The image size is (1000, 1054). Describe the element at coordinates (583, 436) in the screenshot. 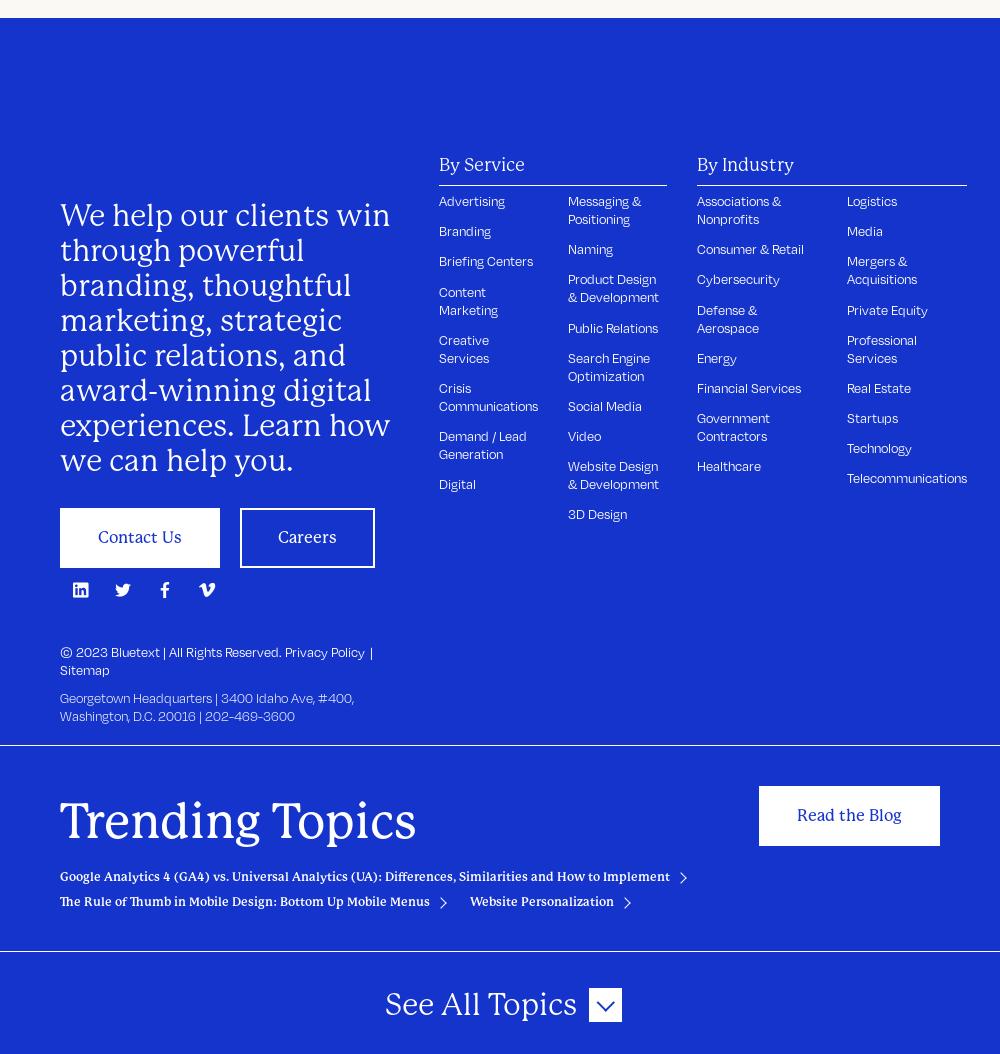

I see `'Video'` at that location.